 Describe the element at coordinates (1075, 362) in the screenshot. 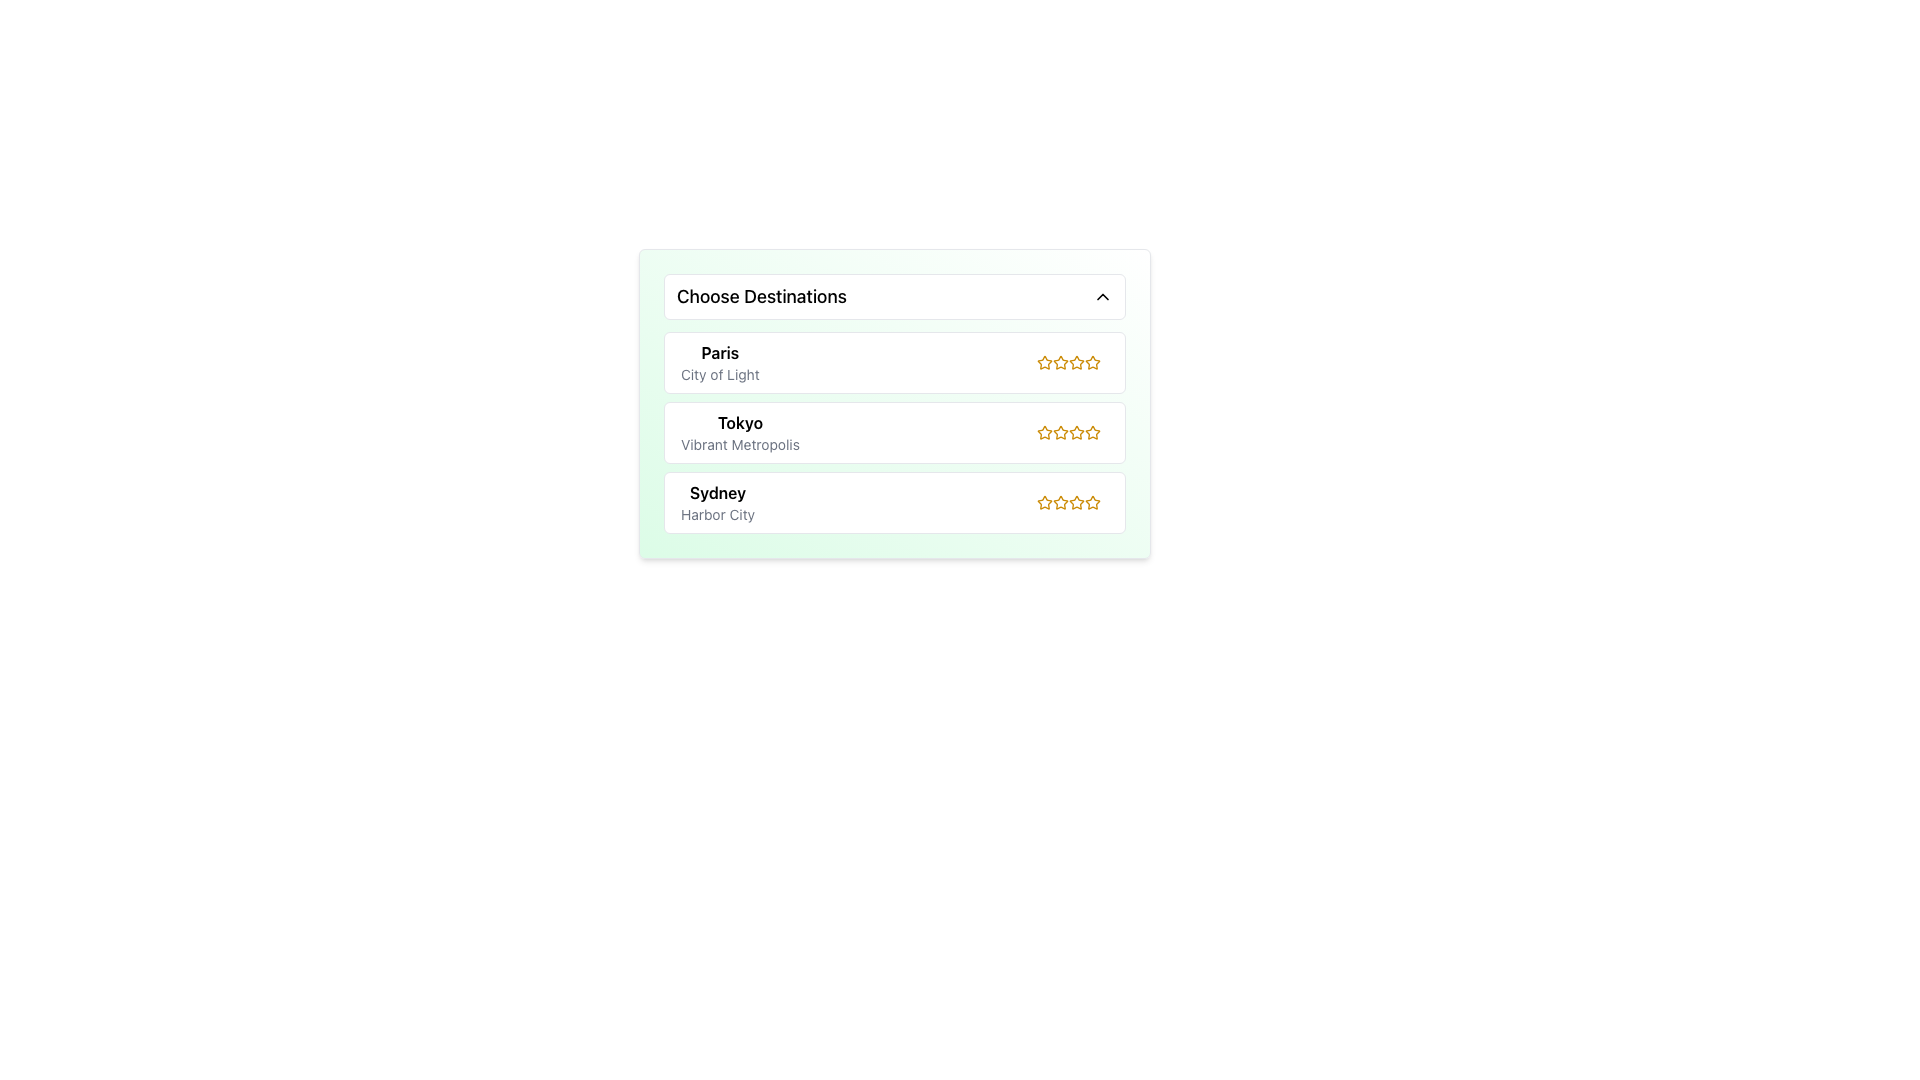

I see `the fourth star icon in the rating system for the 'Paris' destination, which is styled with a yellow color and is part of a group of five stars` at that location.